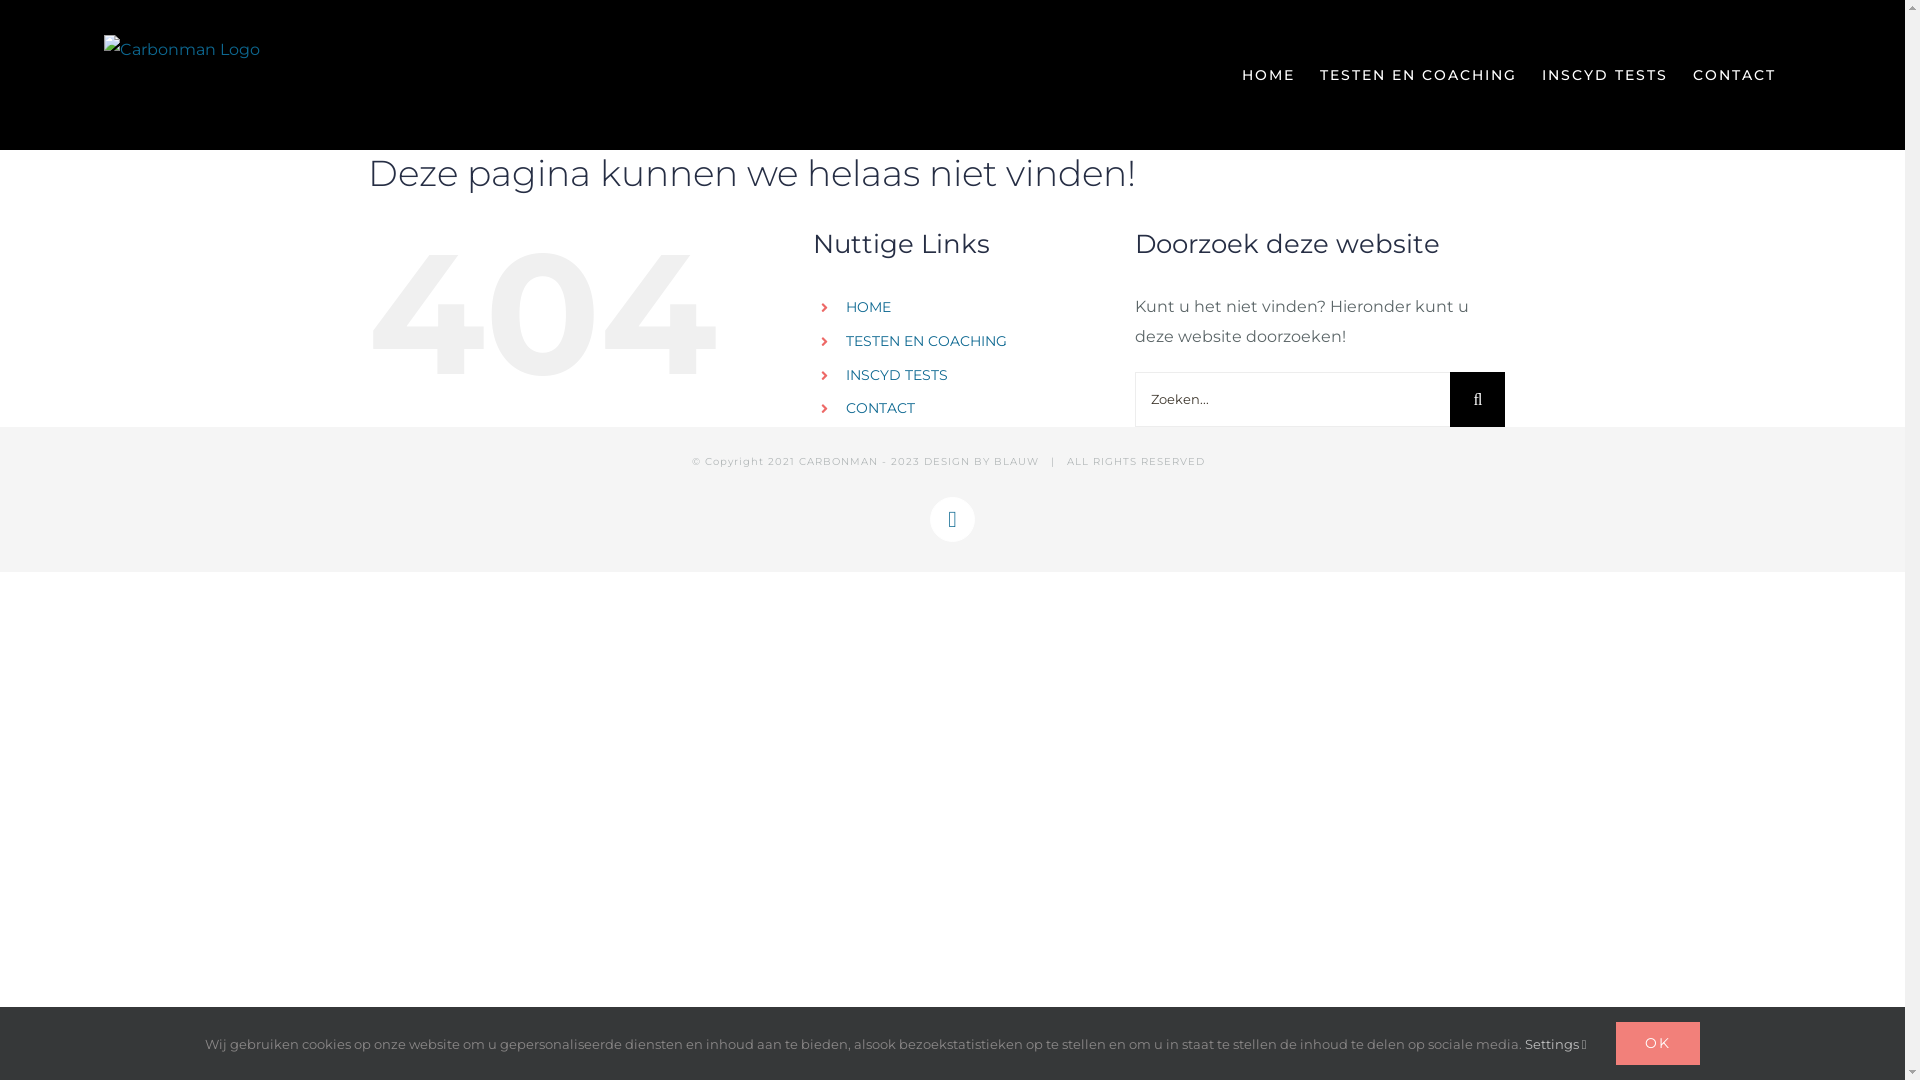 The height and width of the screenshot is (1080, 1920). What do you see at coordinates (1657, 1042) in the screenshot?
I see `'OK'` at bounding box center [1657, 1042].